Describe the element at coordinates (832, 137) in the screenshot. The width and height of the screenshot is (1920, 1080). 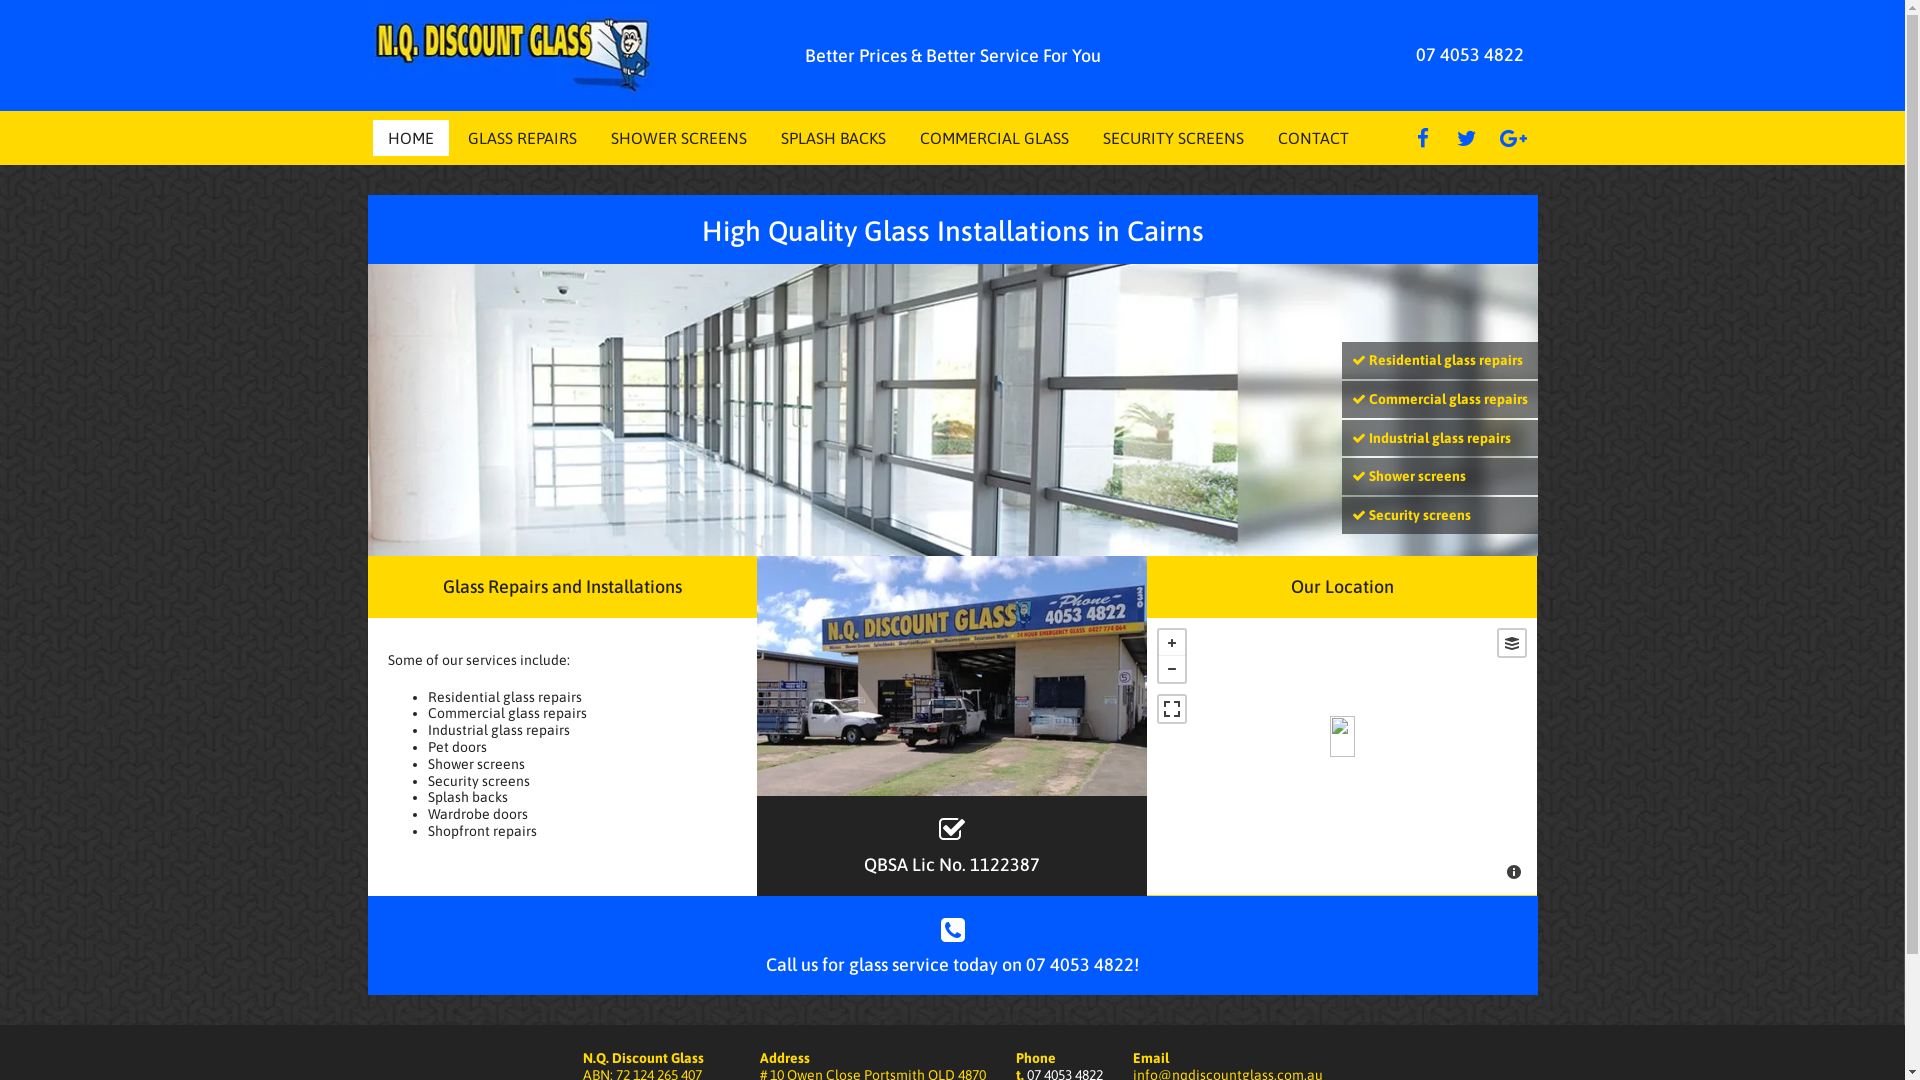
I see `'SPLASH BACKS'` at that location.